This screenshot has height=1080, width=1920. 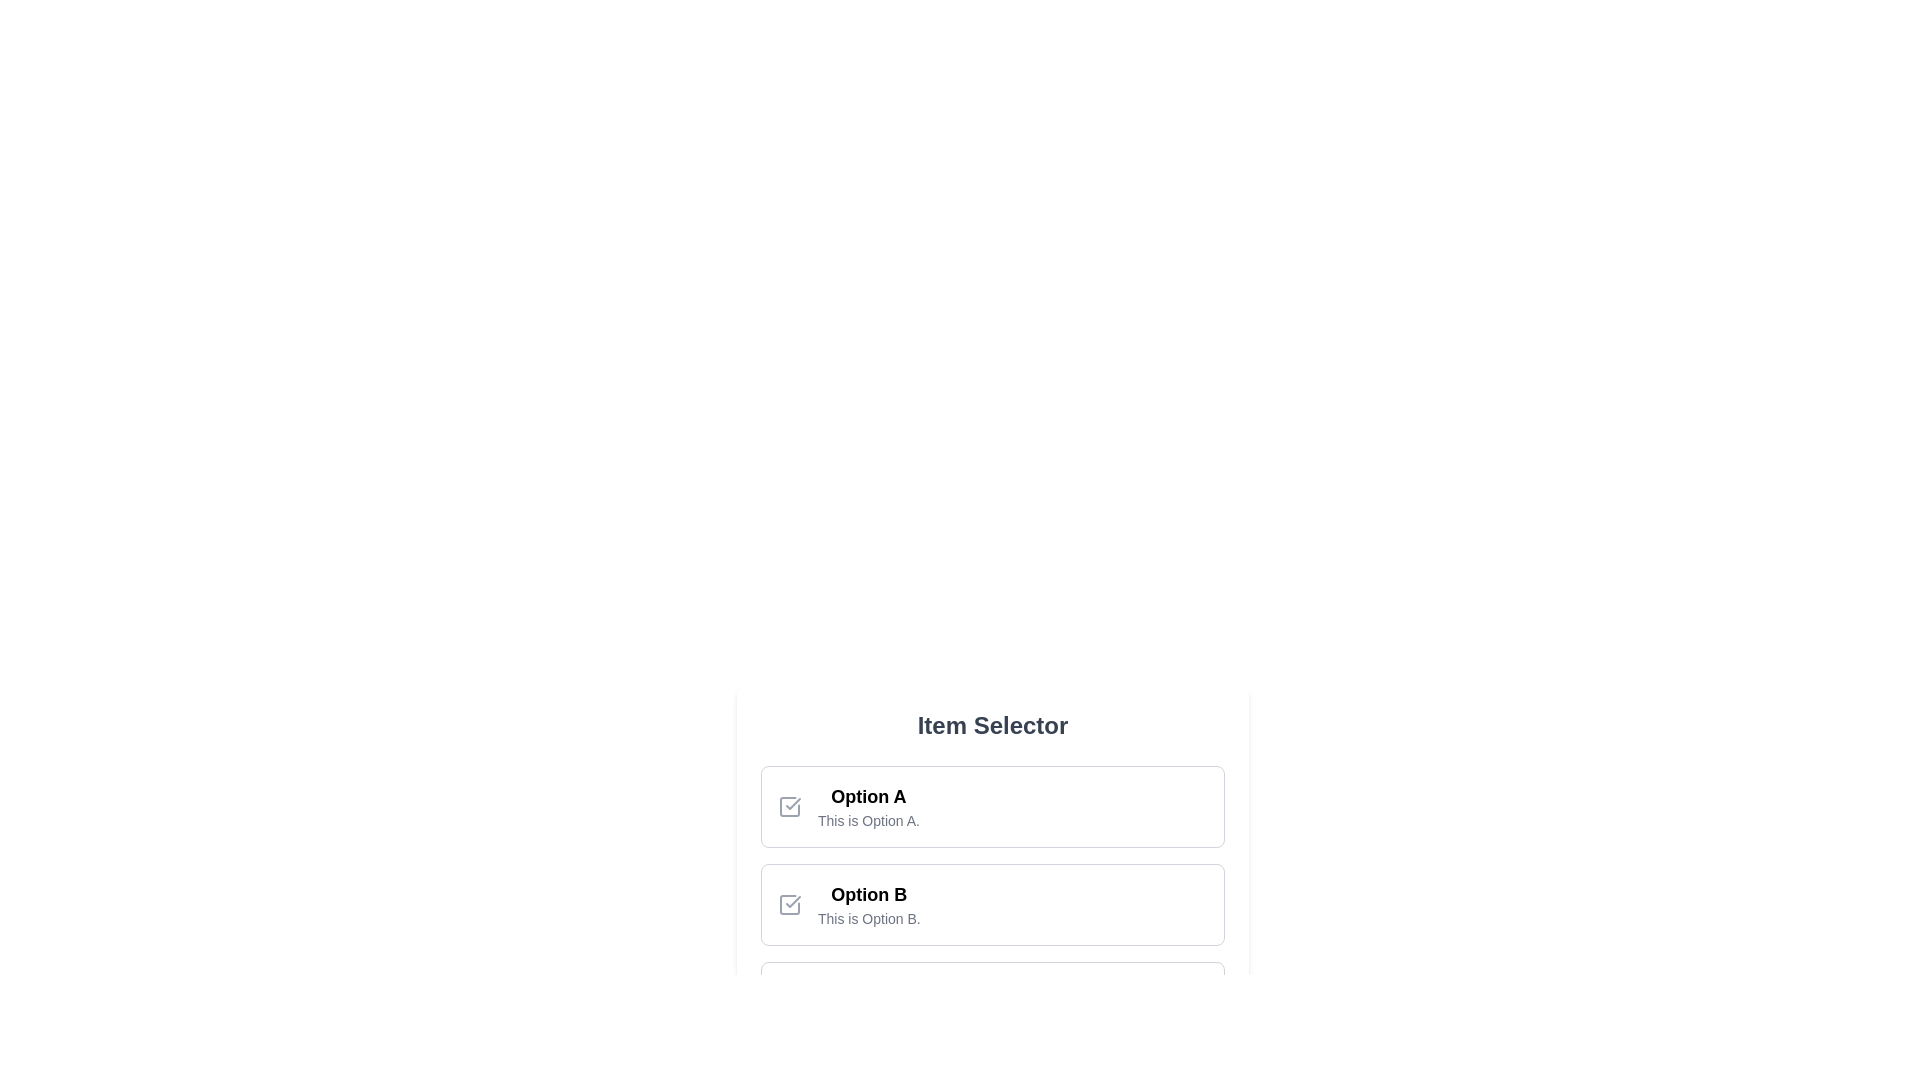 What do you see at coordinates (993, 905) in the screenshot?
I see `the second selectable option in the vertical list, positioned between 'Option A' and 'Option C'` at bounding box center [993, 905].